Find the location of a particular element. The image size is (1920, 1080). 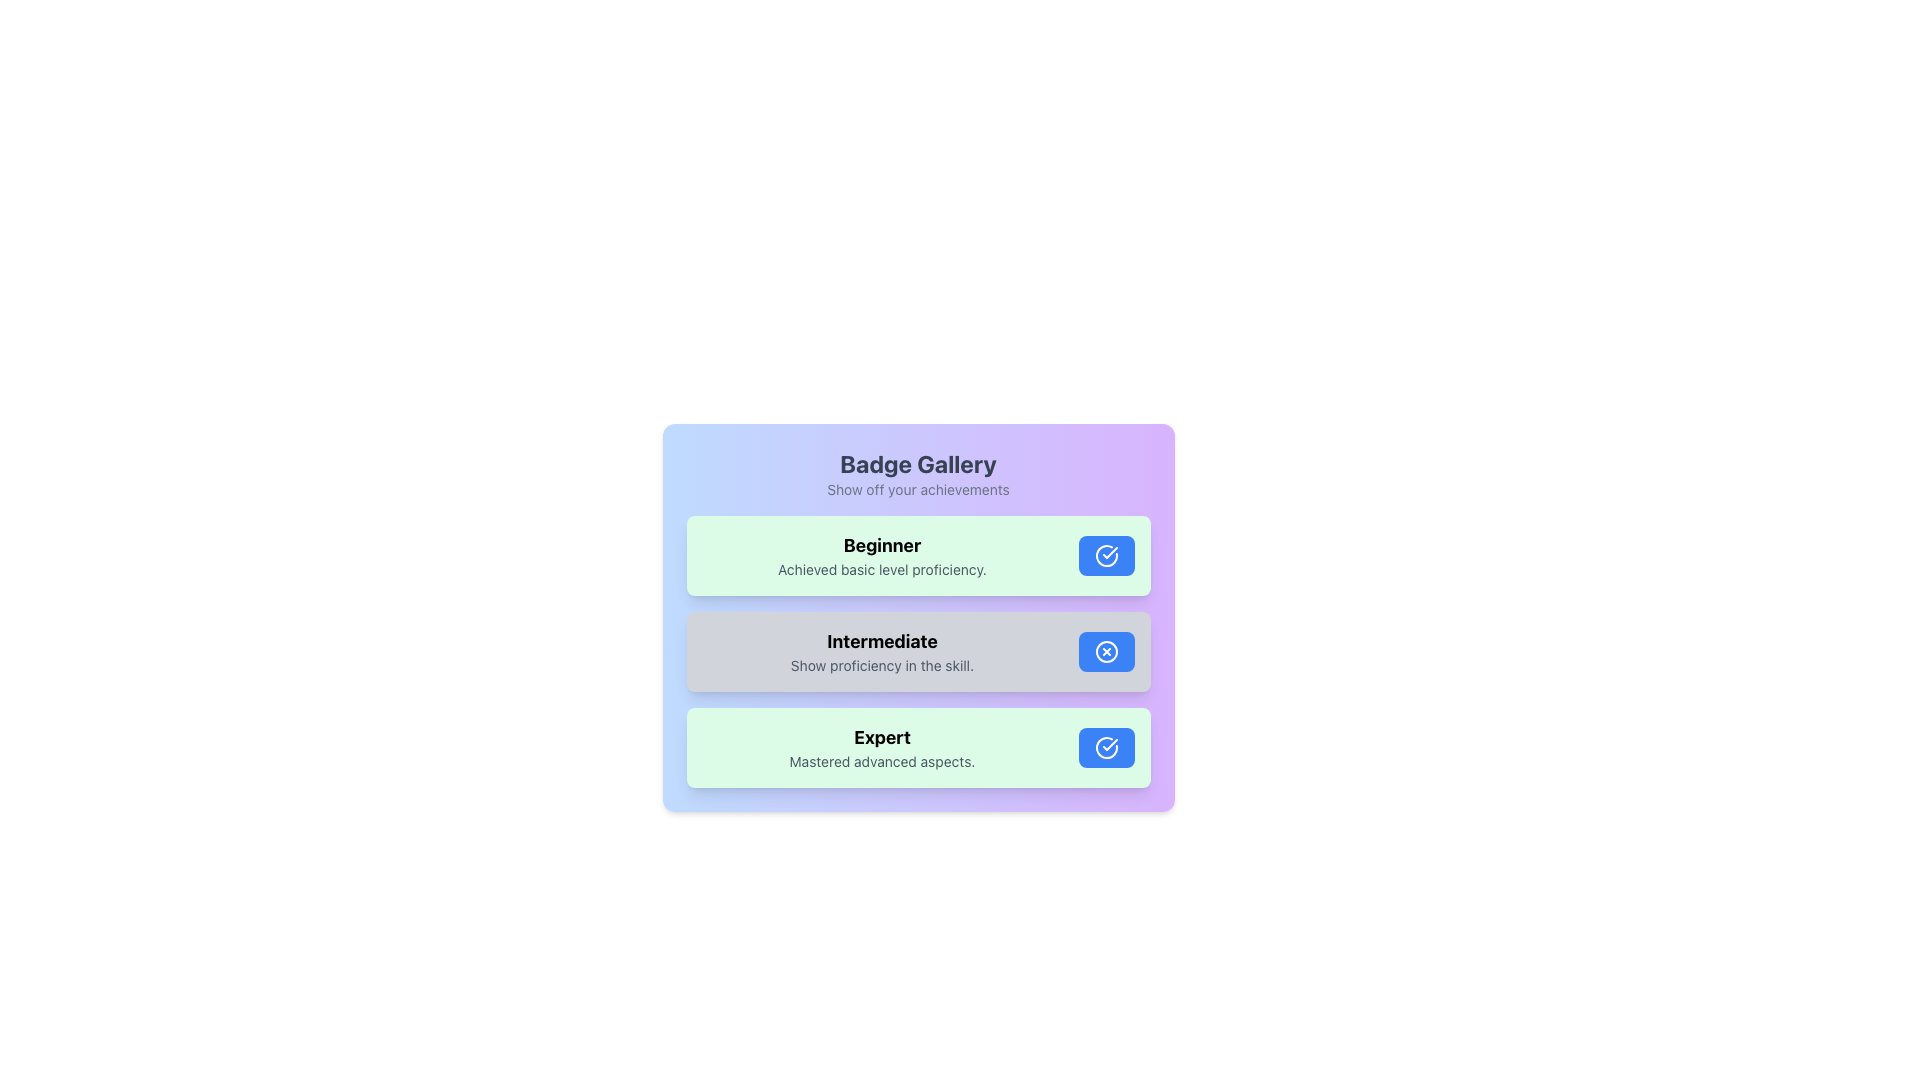

the descriptive text label that explains the 'Beginner' level, located beneath the bold text 'Beginner' in the 'Badge Gallery' interface is located at coordinates (881, 570).